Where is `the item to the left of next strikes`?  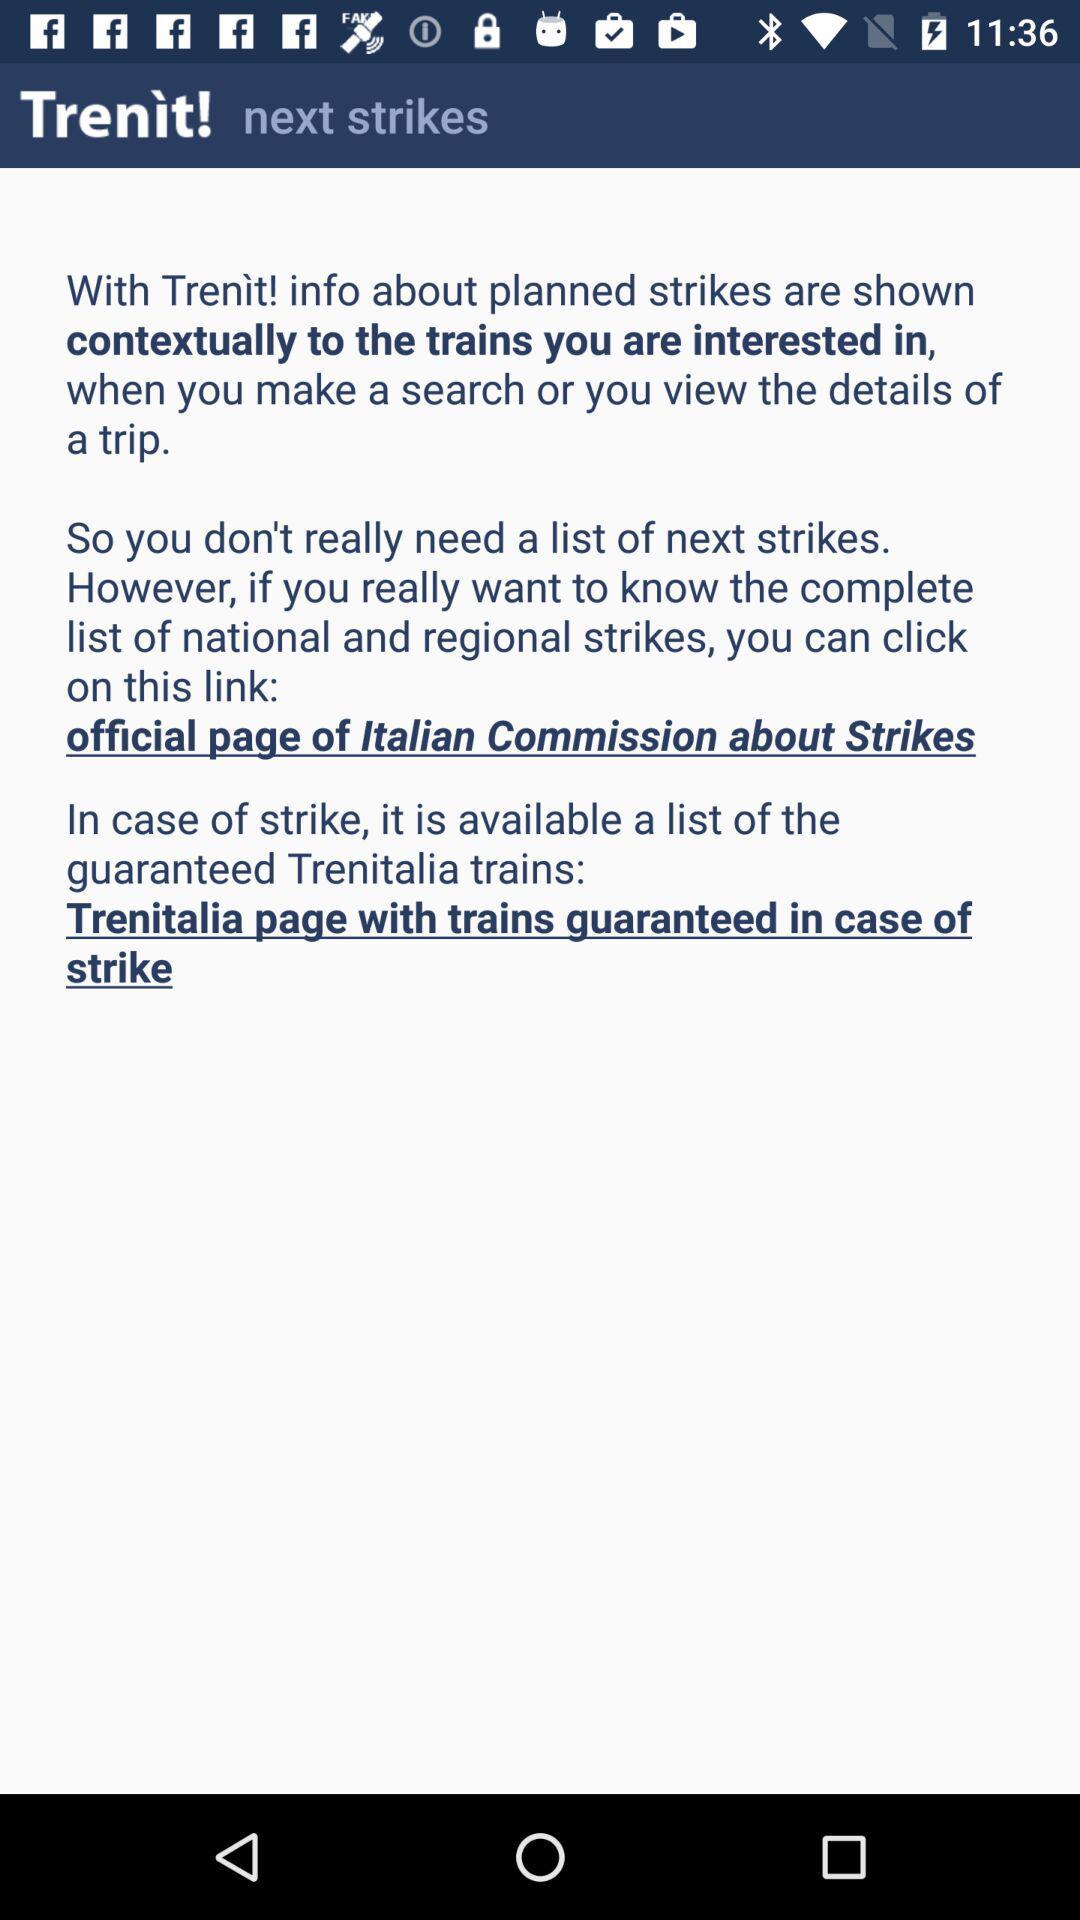 the item to the left of next strikes is located at coordinates (116, 114).